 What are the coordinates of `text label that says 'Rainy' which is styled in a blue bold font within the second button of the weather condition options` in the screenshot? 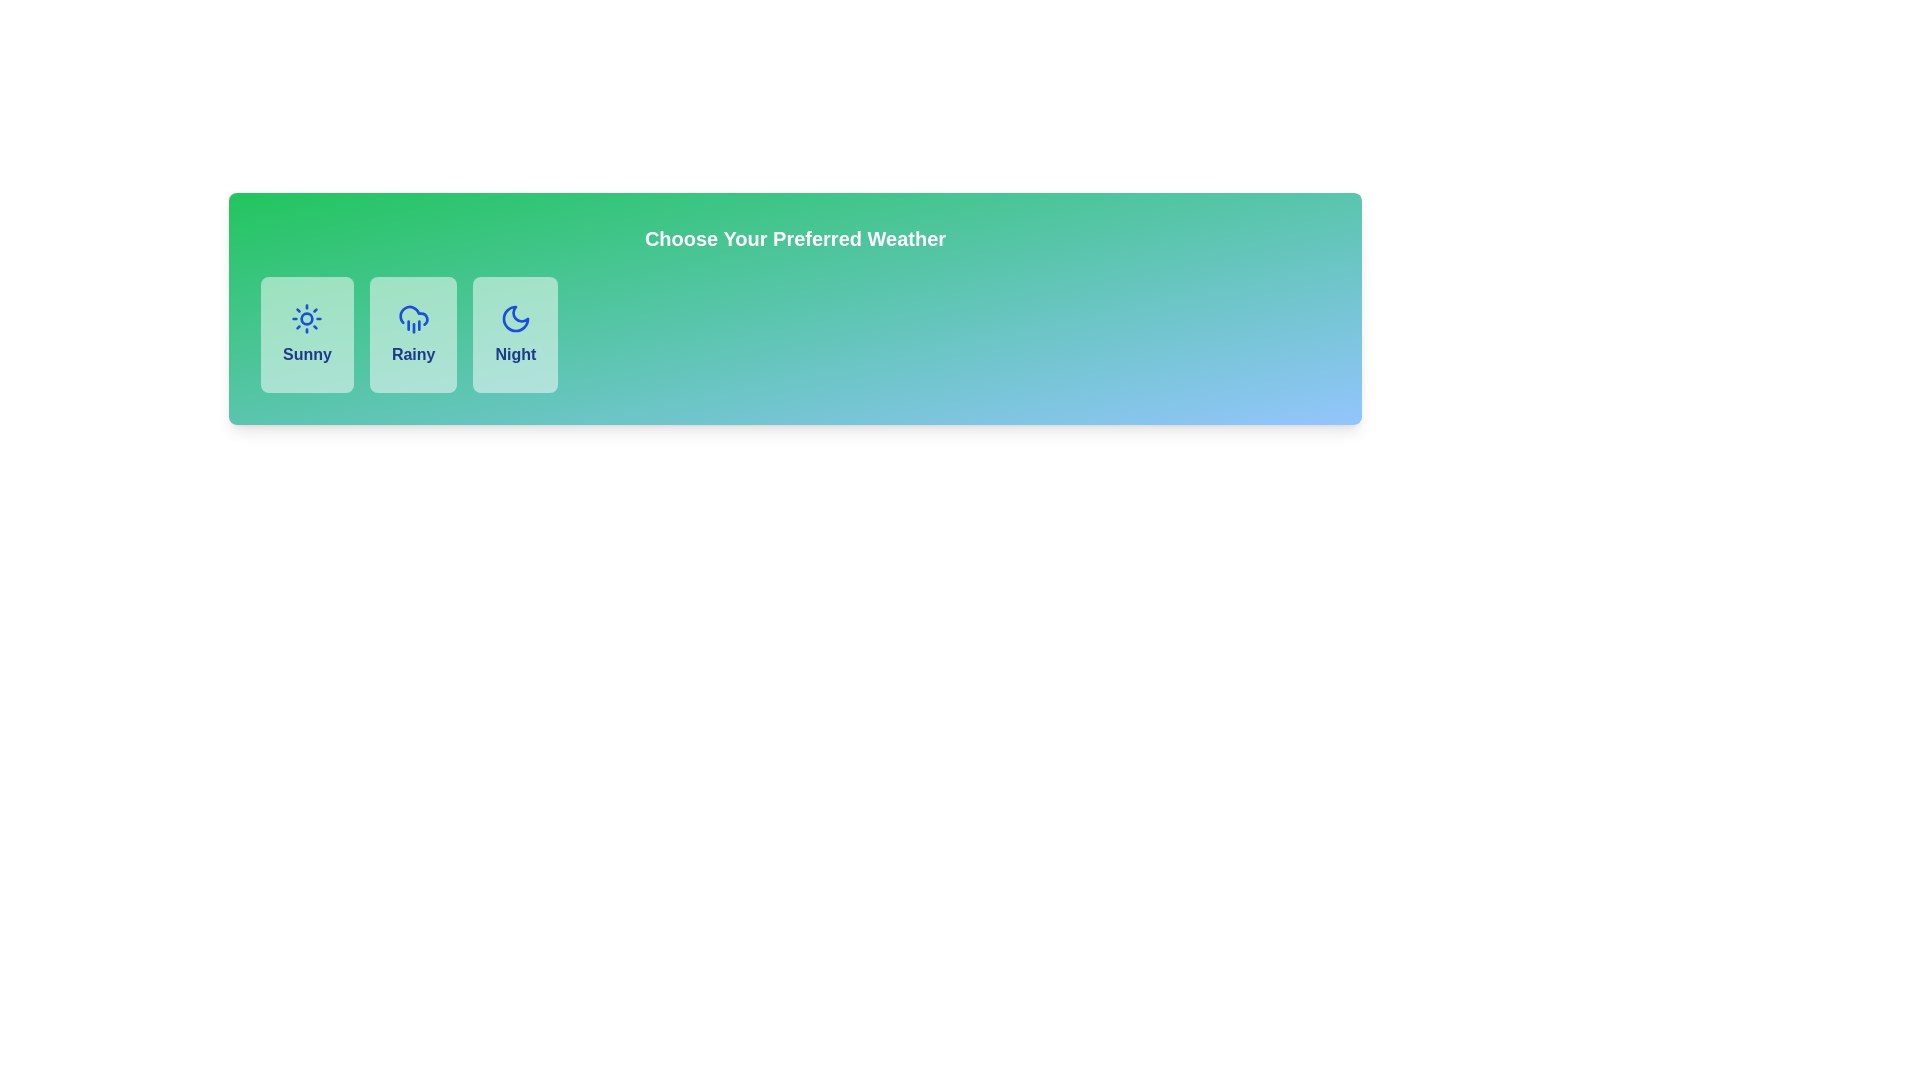 It's located at (412, 353).